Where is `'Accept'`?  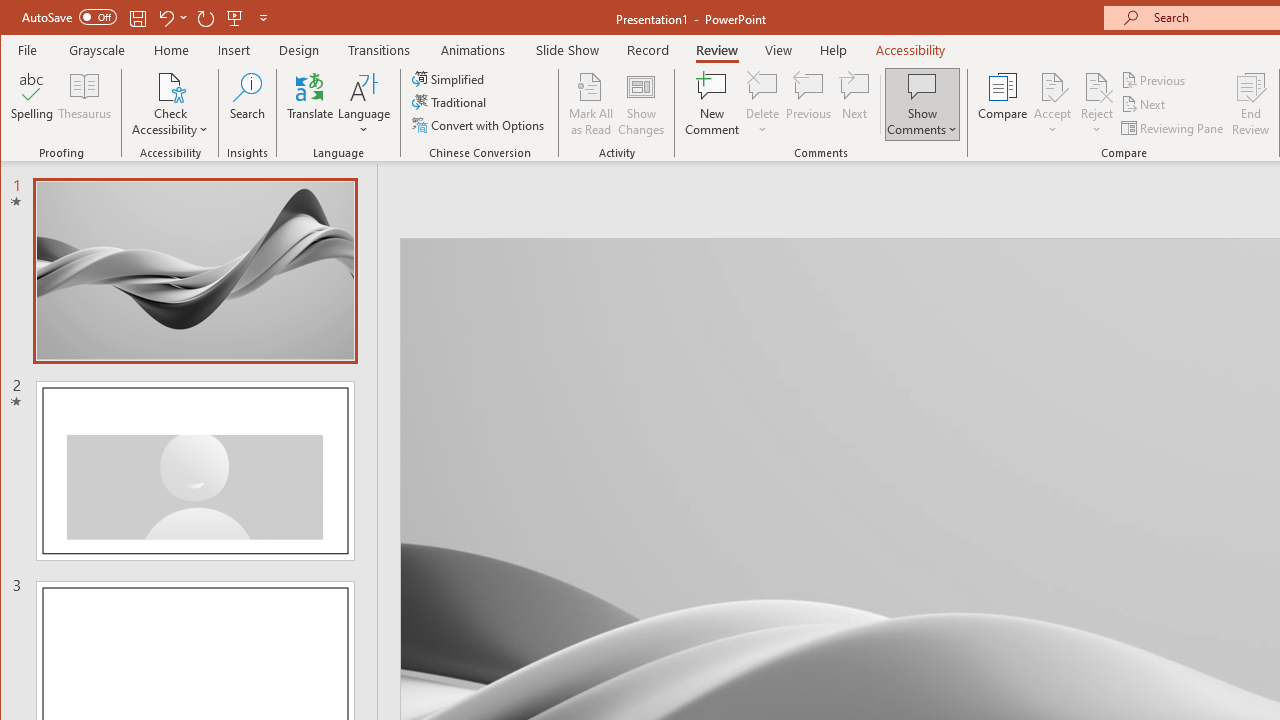
'Accept' is located at coordinates (1051, 104).